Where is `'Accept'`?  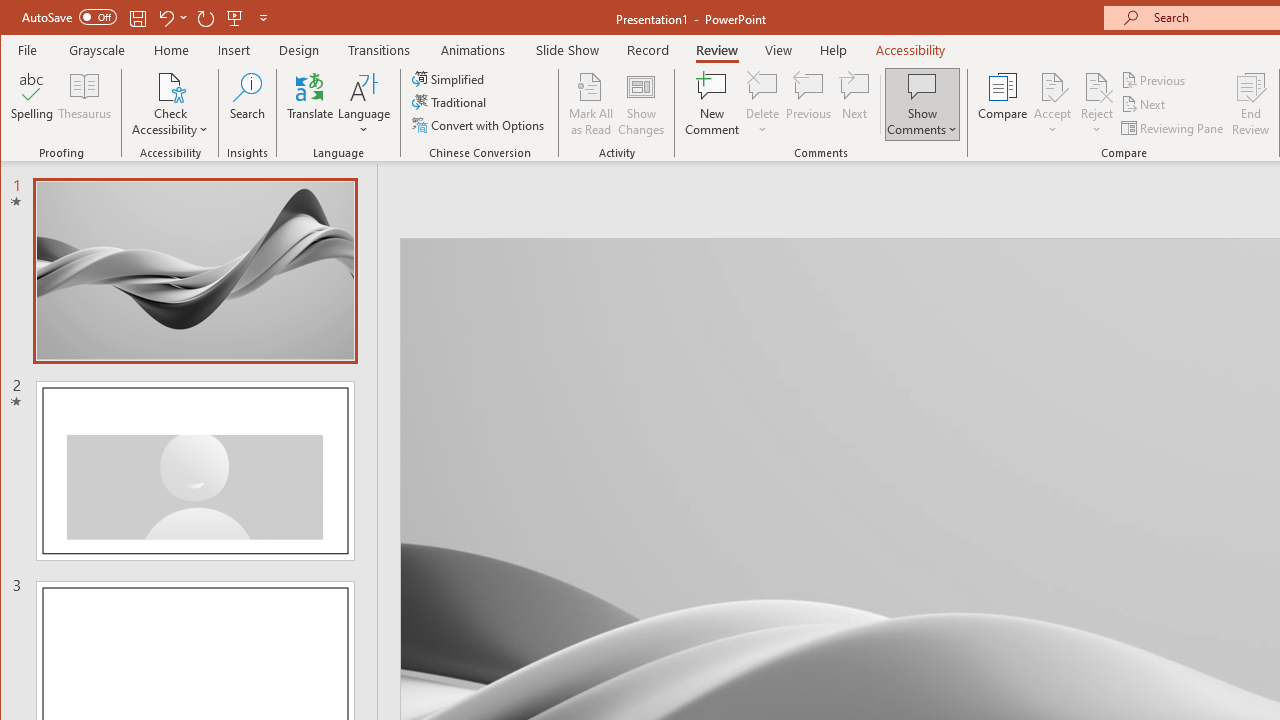
'Accept' is located at coordinates (1051, 104).